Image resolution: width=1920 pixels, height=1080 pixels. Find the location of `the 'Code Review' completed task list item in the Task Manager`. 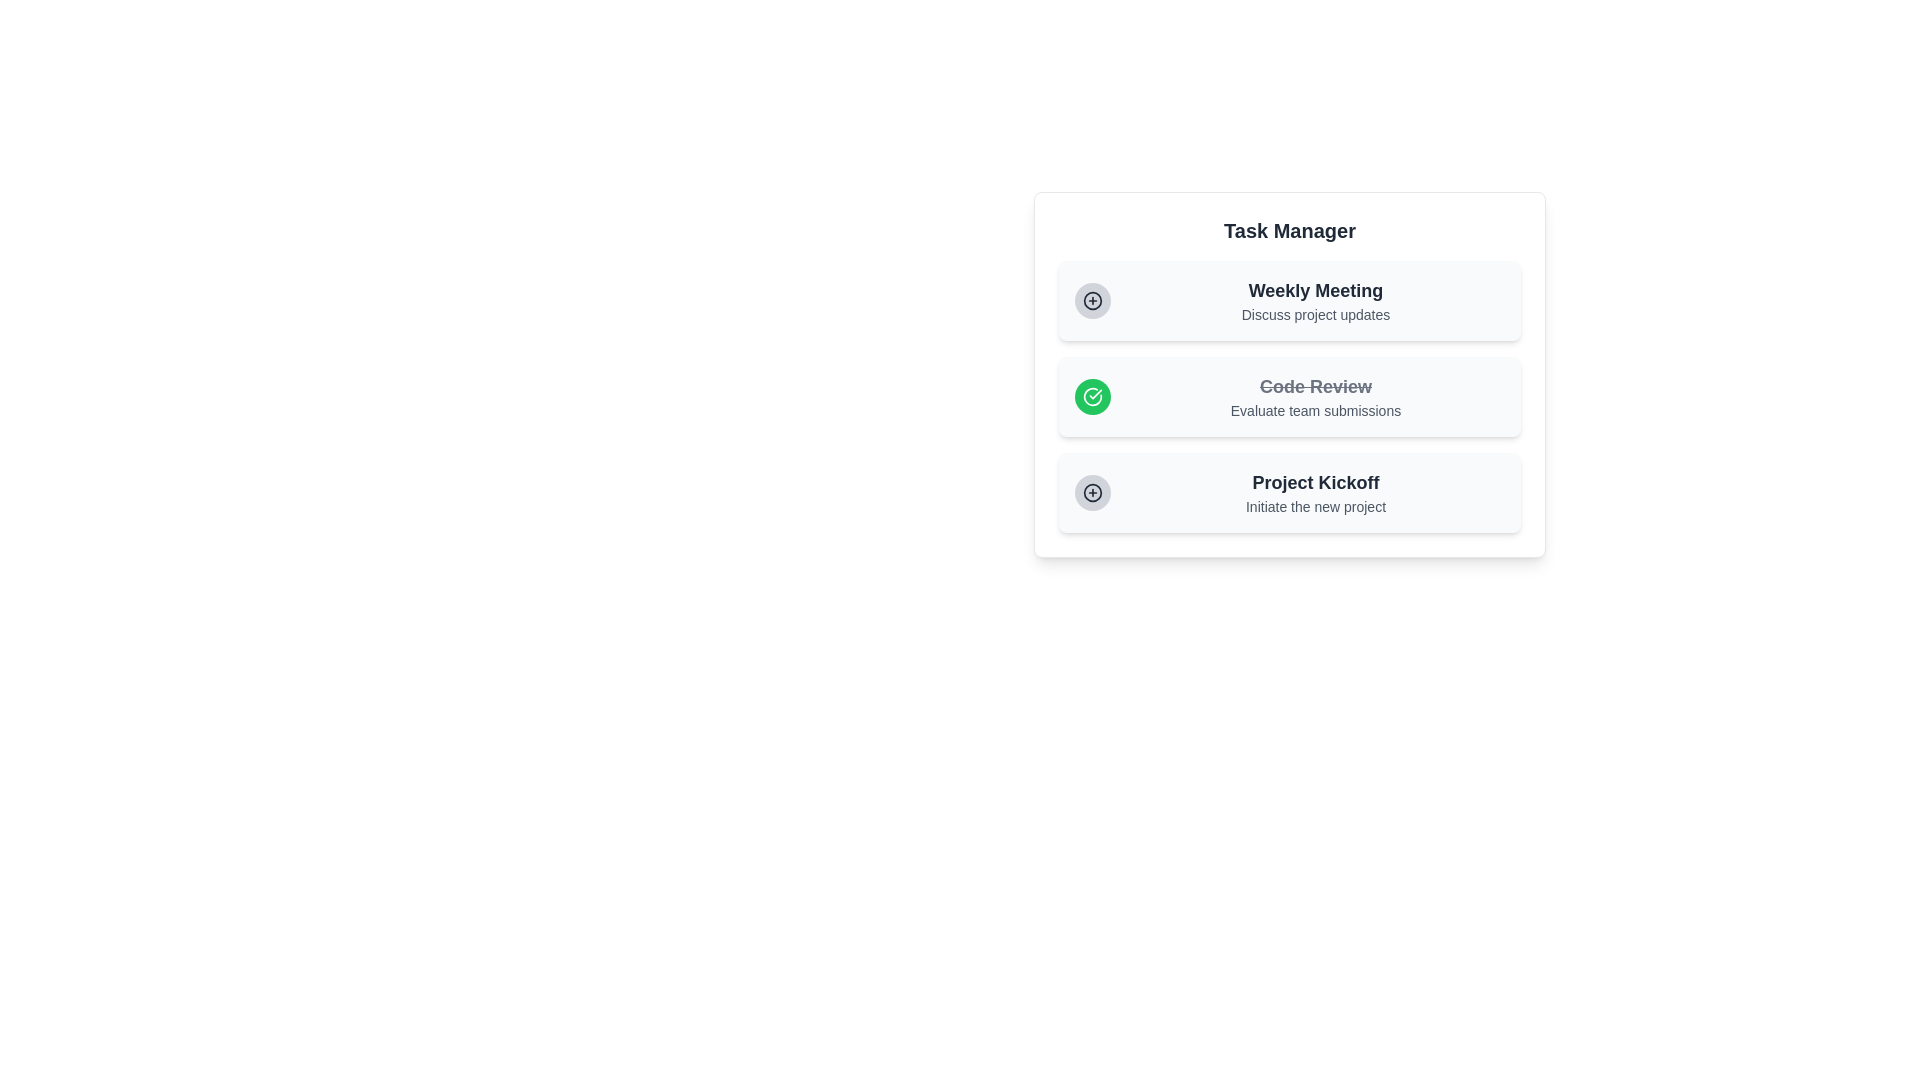

the 'Code Review' completed task list item in the Task Manager is located at coordinates (1290, 397).